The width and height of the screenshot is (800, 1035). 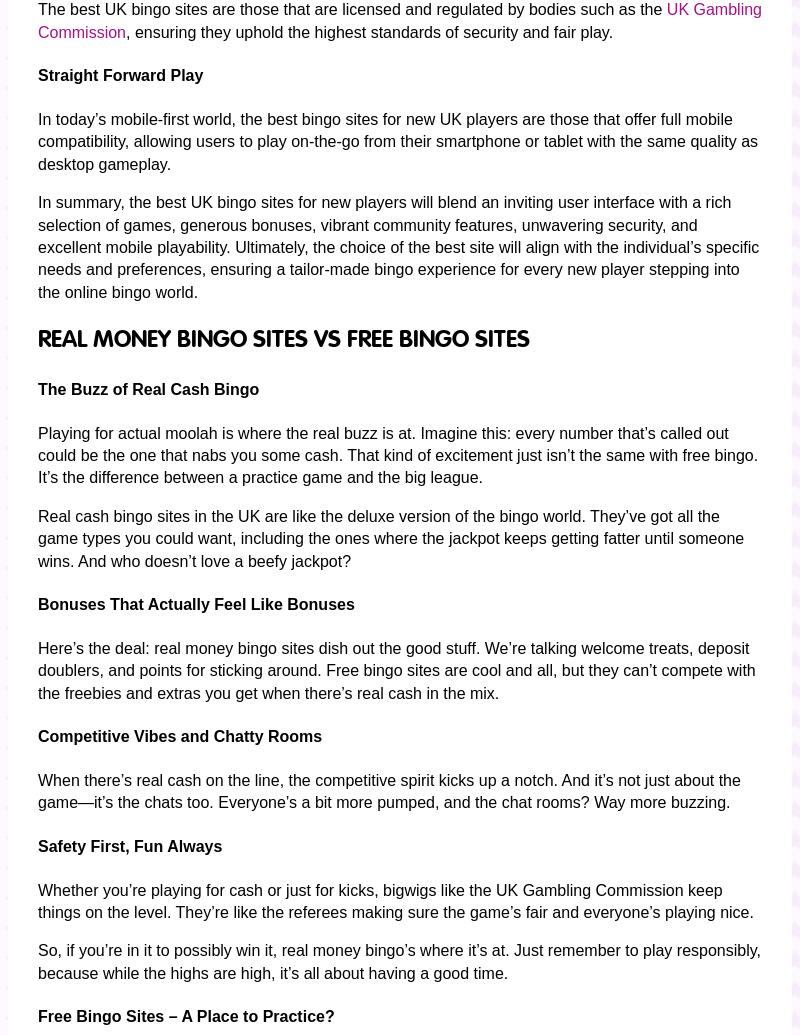 I want to click on 'Playing for actual moolah is where the real buzz is at. Imagine this: every number that’s called out could be the one that nabs you some cash. That kind of excitement just isn’t the same with free bingo. It’s the difference between a practice game and the big league.', so click(x=397, y=454).